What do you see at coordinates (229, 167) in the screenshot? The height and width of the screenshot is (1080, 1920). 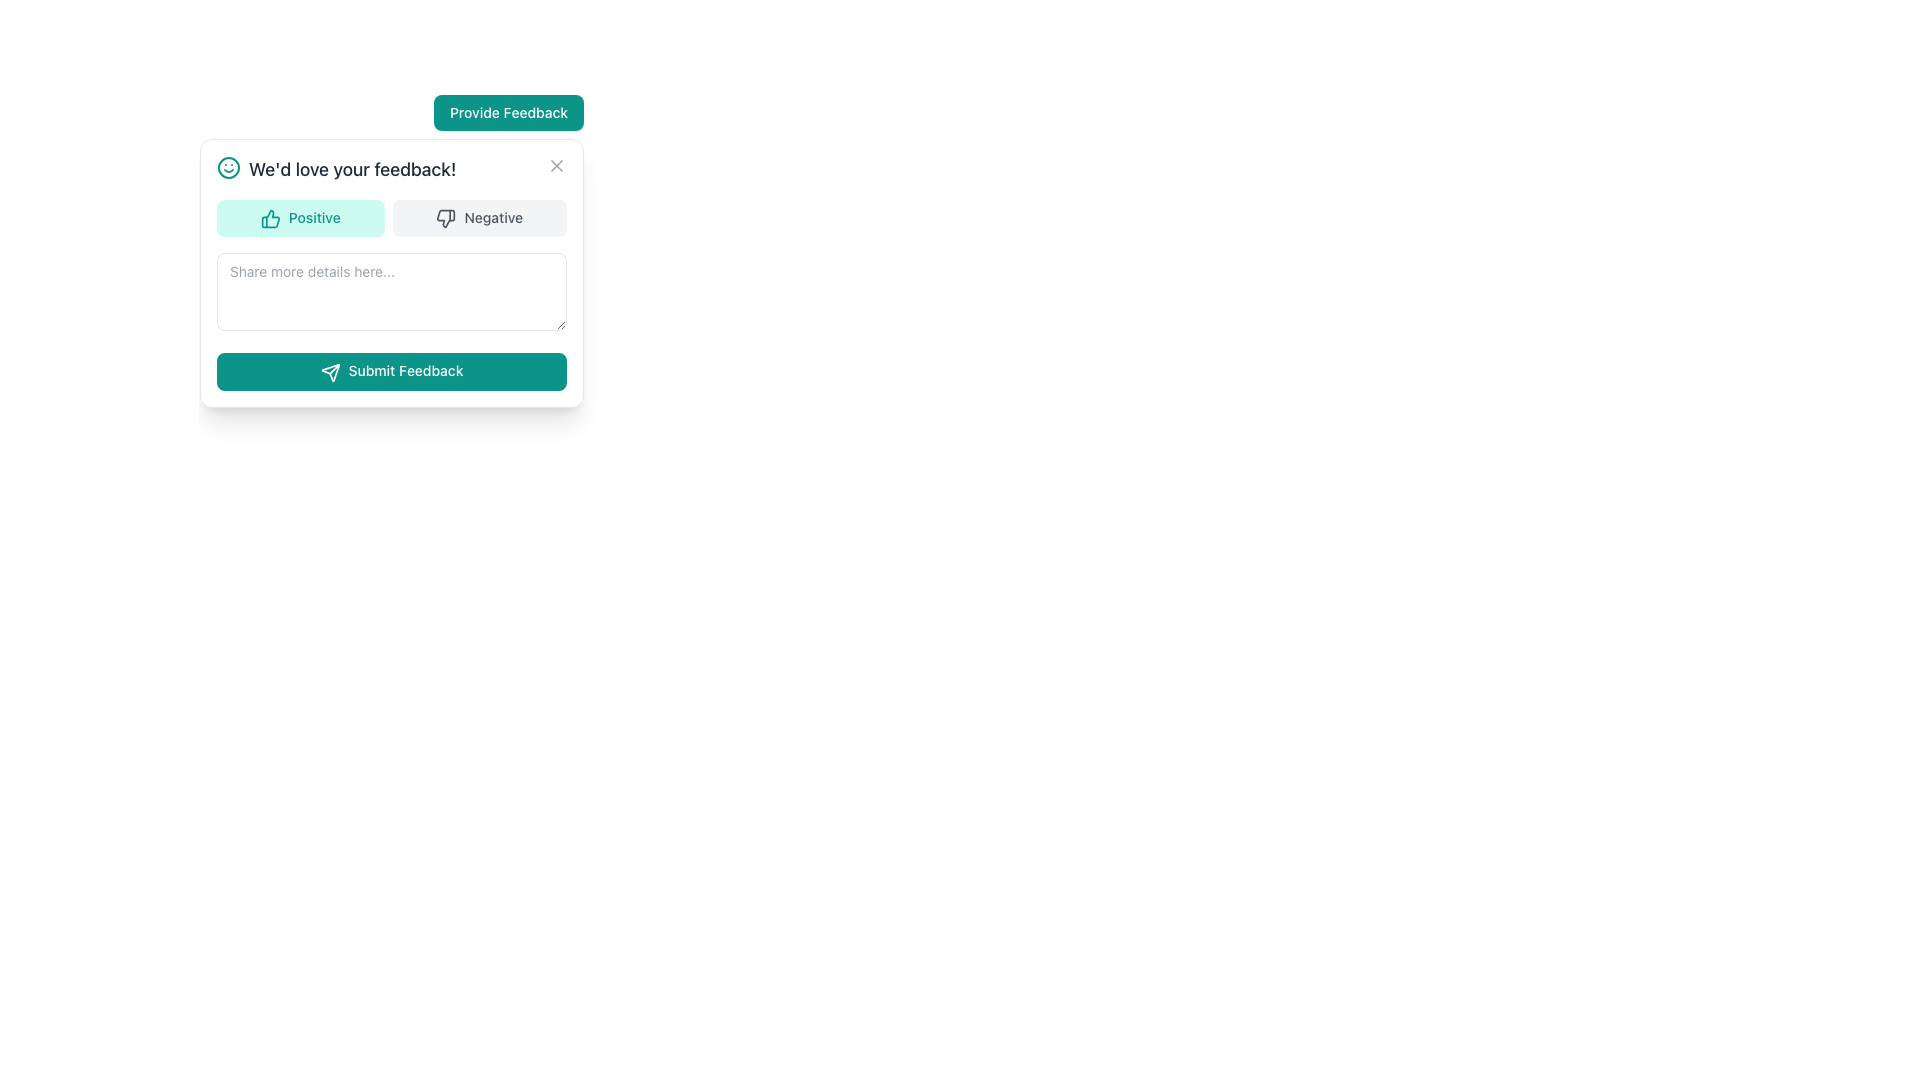 I see `the smiley face icon that visually represents positivity, located next to the feedback prompt titled 'We'd love your feedback!'` at bounding box center [229, 167].